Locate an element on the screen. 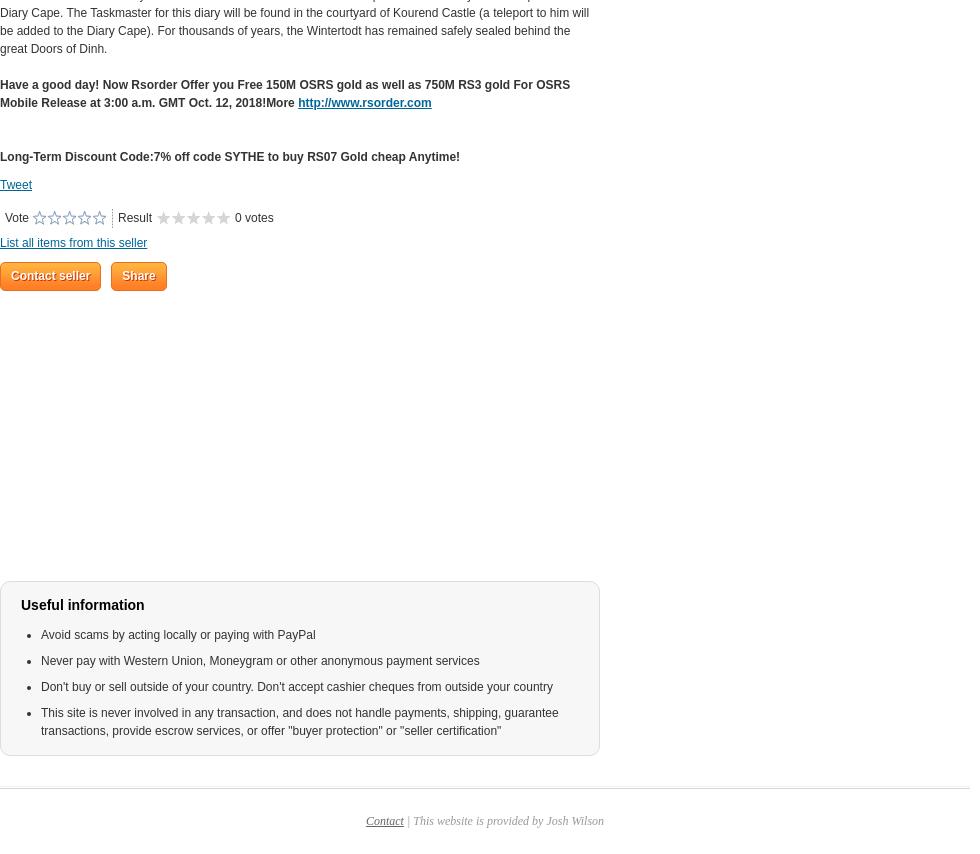 The height and width of the screenshot is (854, 980). 'Have a good day! Now Rsorder Offer you Free 150M OSRS gold as well as 750M RS3 gold' is located at coordinates (256, 83).